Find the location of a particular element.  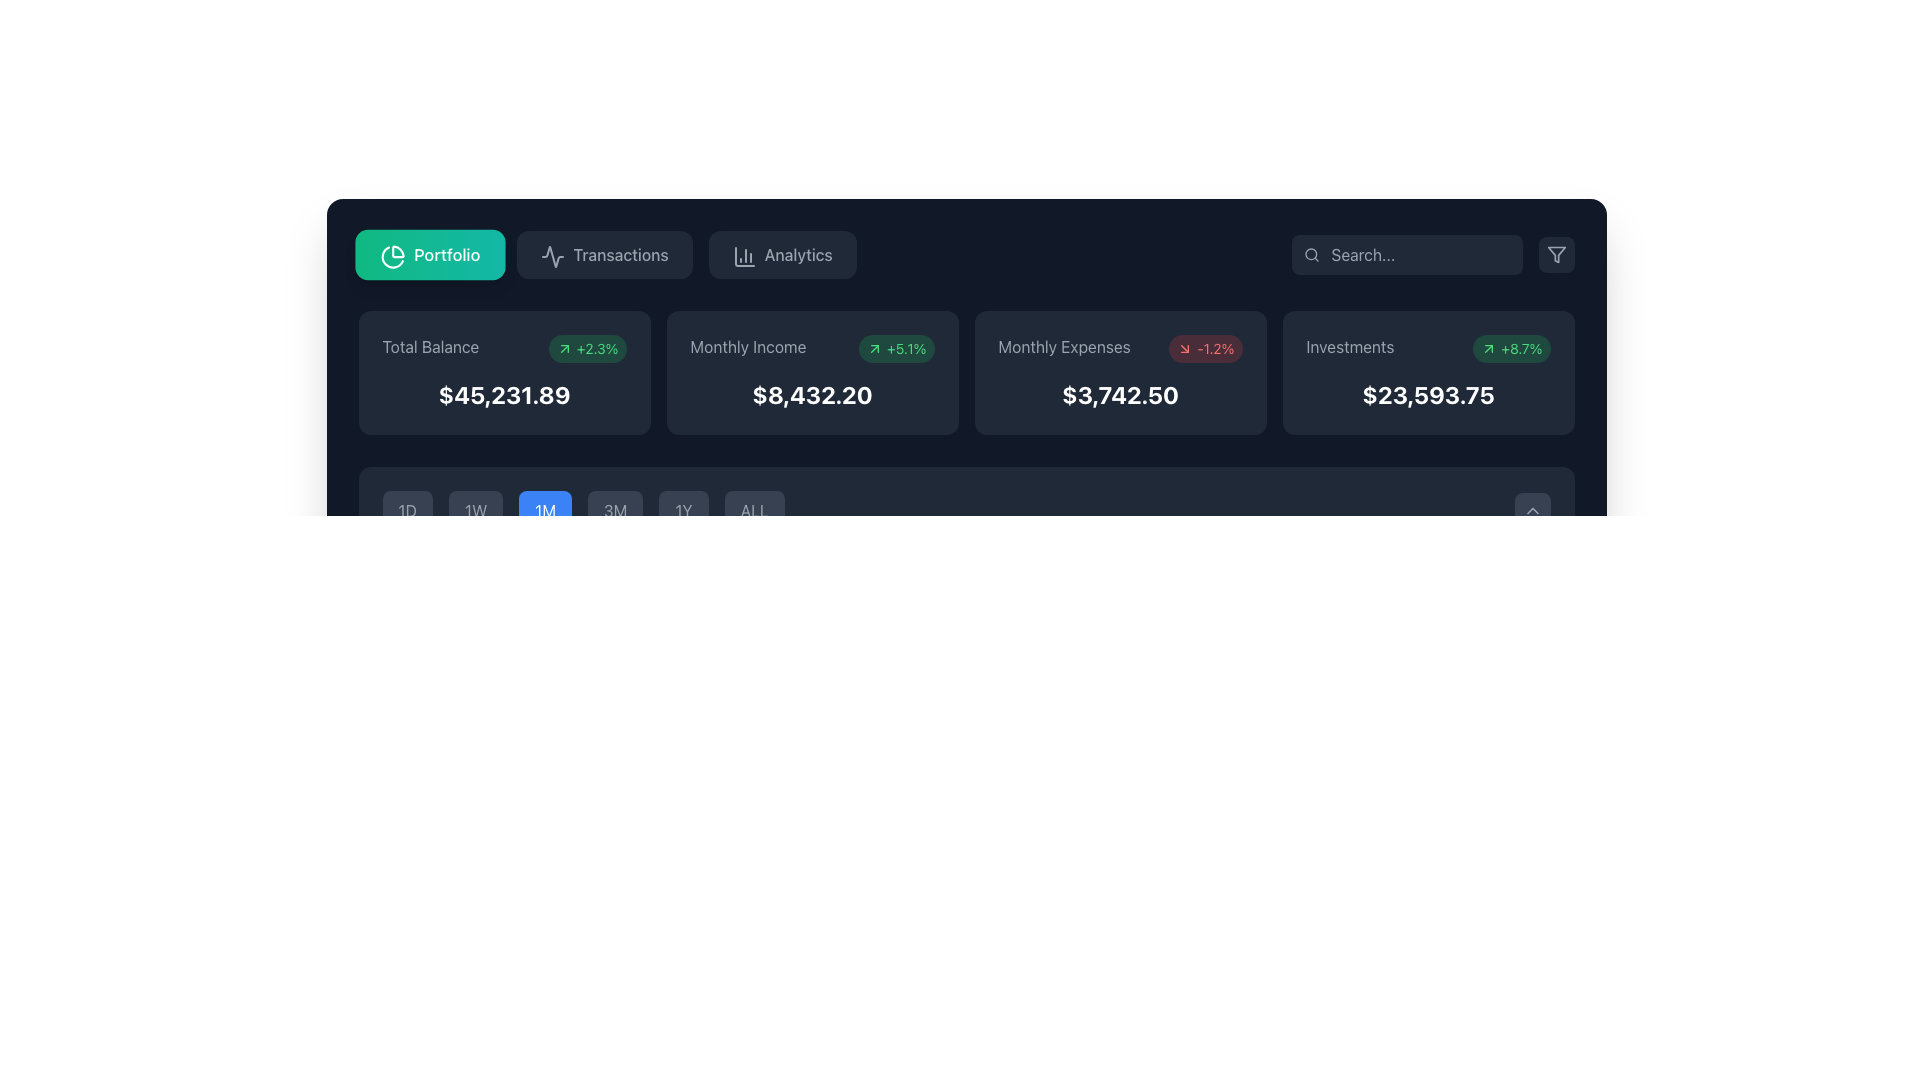

the rectangular button with rounded corners labeled '1D' in light gray font, located in the bottom-left portion of the interface below the financial statistics section is located at coordinates (406, 509).